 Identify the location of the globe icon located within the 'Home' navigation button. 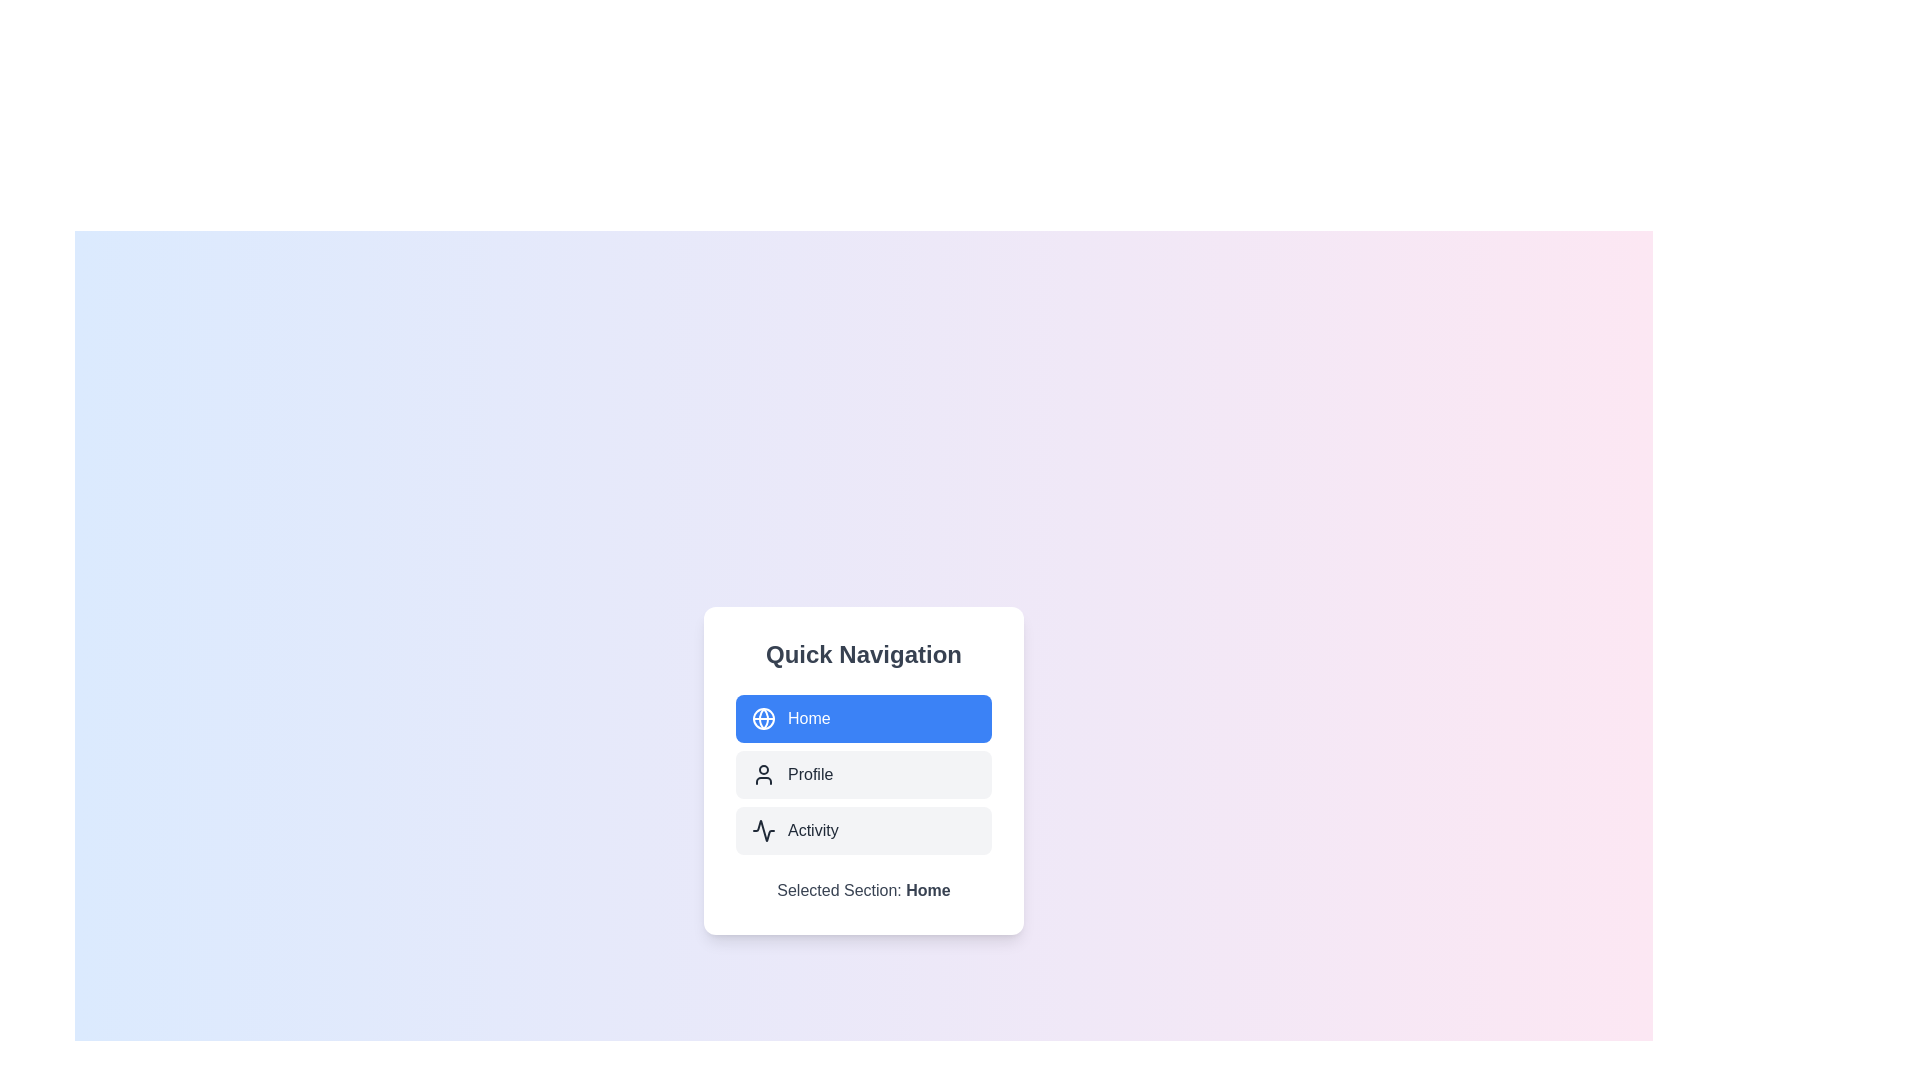
(762, 717).